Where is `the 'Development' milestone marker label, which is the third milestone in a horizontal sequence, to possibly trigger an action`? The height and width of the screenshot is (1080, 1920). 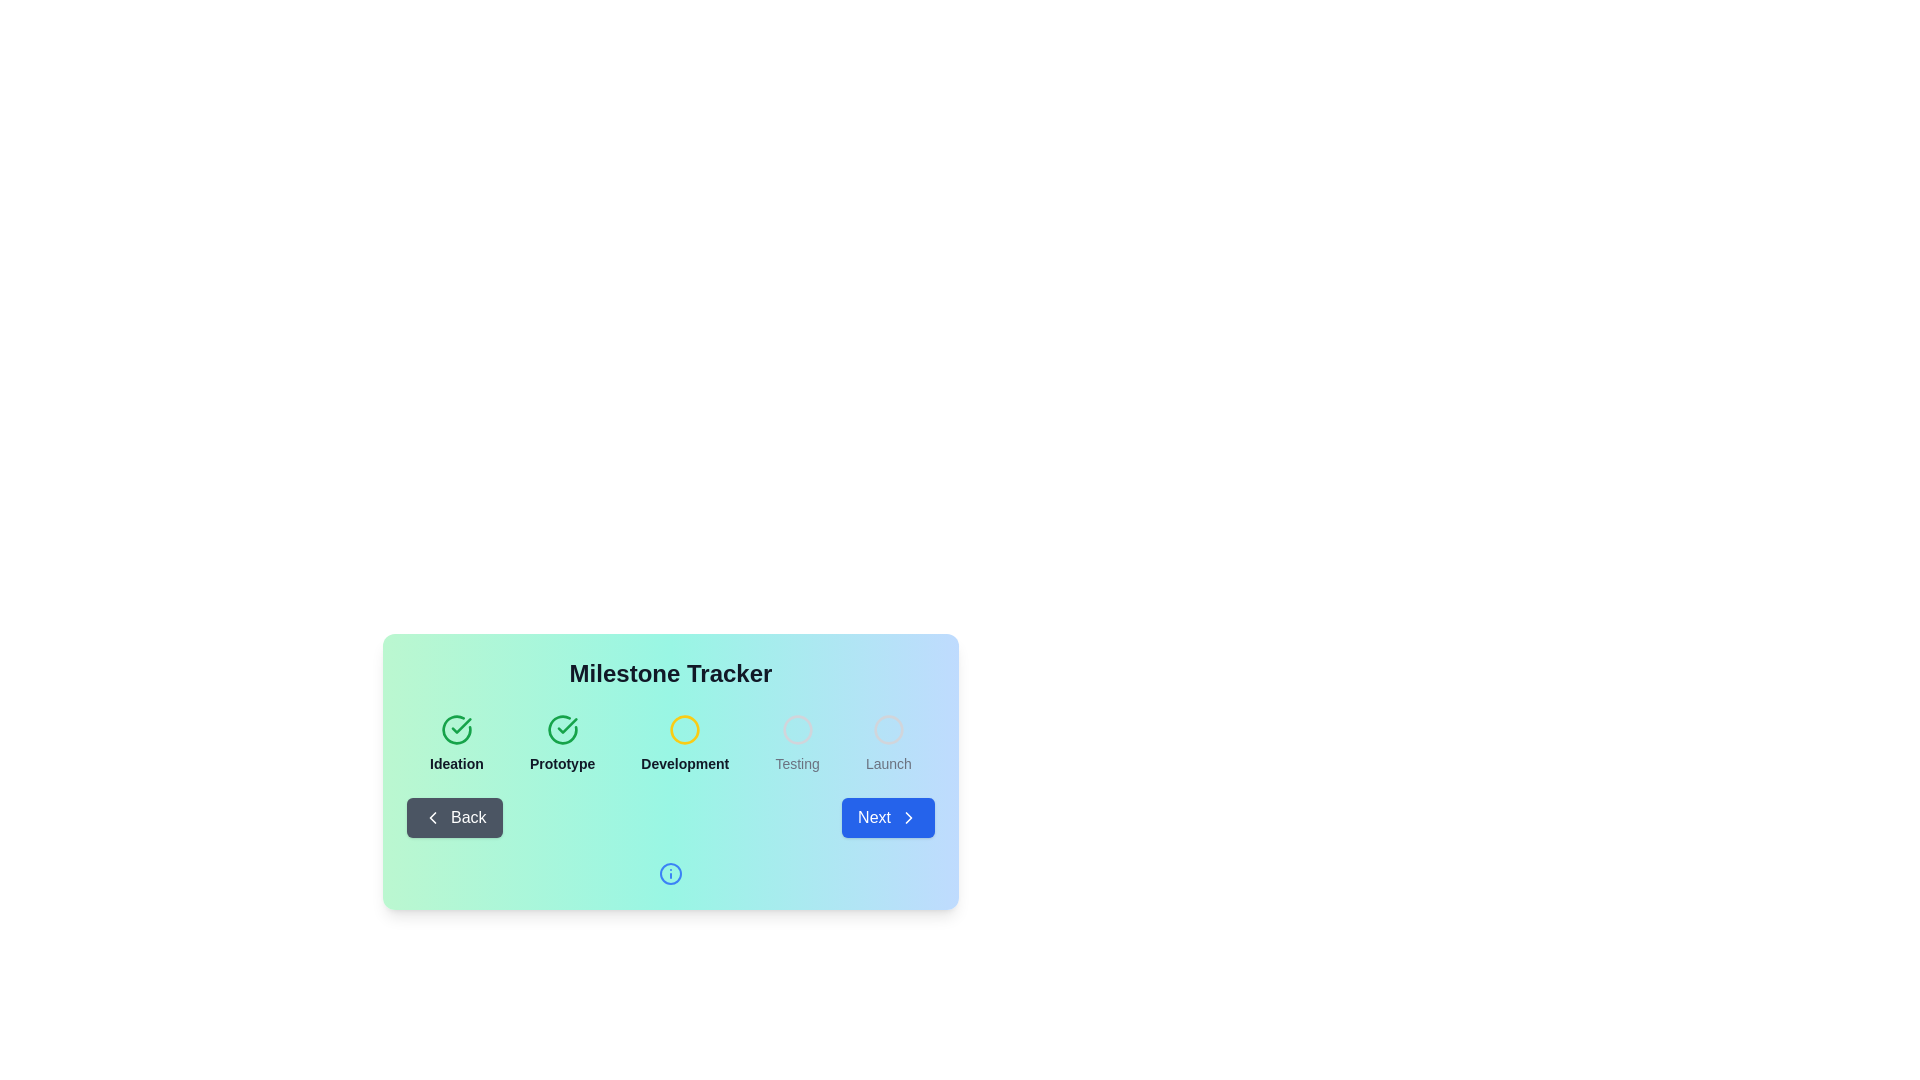 the 'Development' milestone marker label, which is the third milestone in a horizontal sequence, to possibly trigger an action is located at coordinates (685, 744).